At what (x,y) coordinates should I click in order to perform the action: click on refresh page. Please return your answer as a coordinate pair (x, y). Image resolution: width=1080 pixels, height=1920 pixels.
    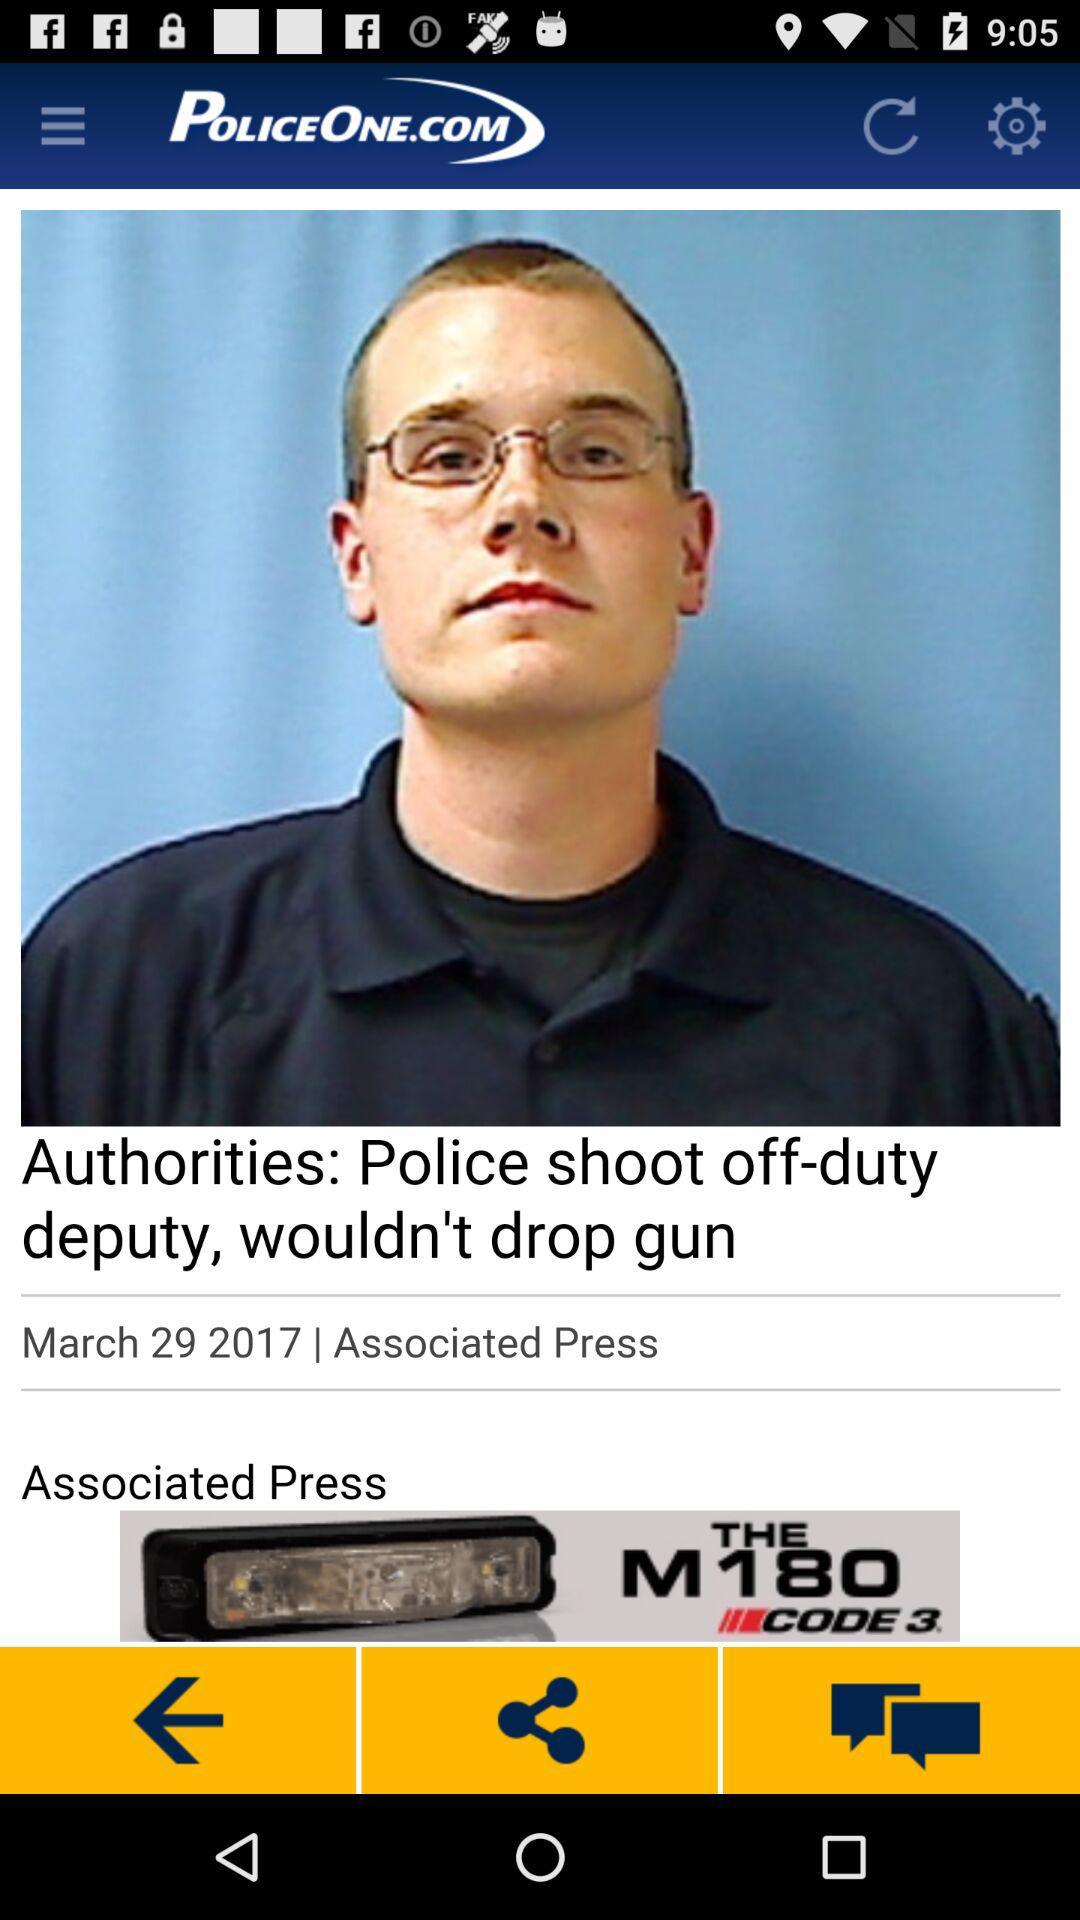
    Looking at the image, I should click on (890, 124).